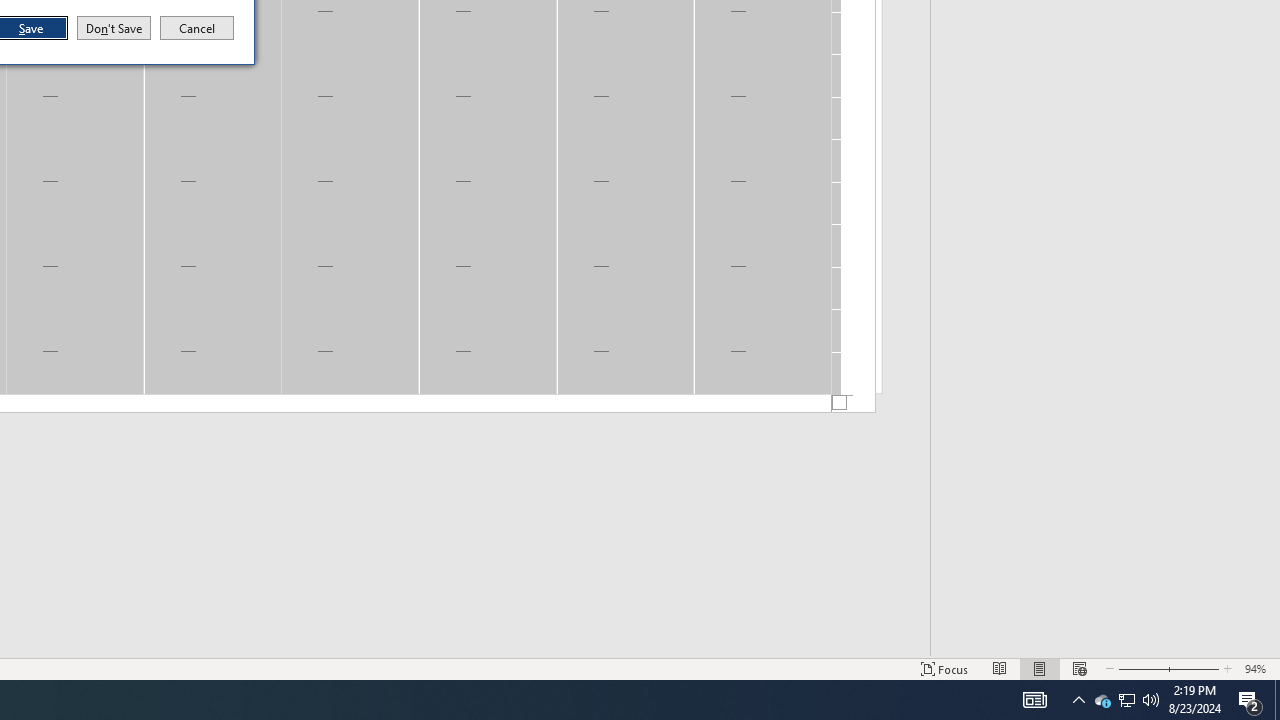 Image resolution: width=1280 pixels, height=720 pixels. What do you see at coordinates (1078, 669) in the screenshot?
I see `'Web Layout'` at bounding box center [1078, 669].